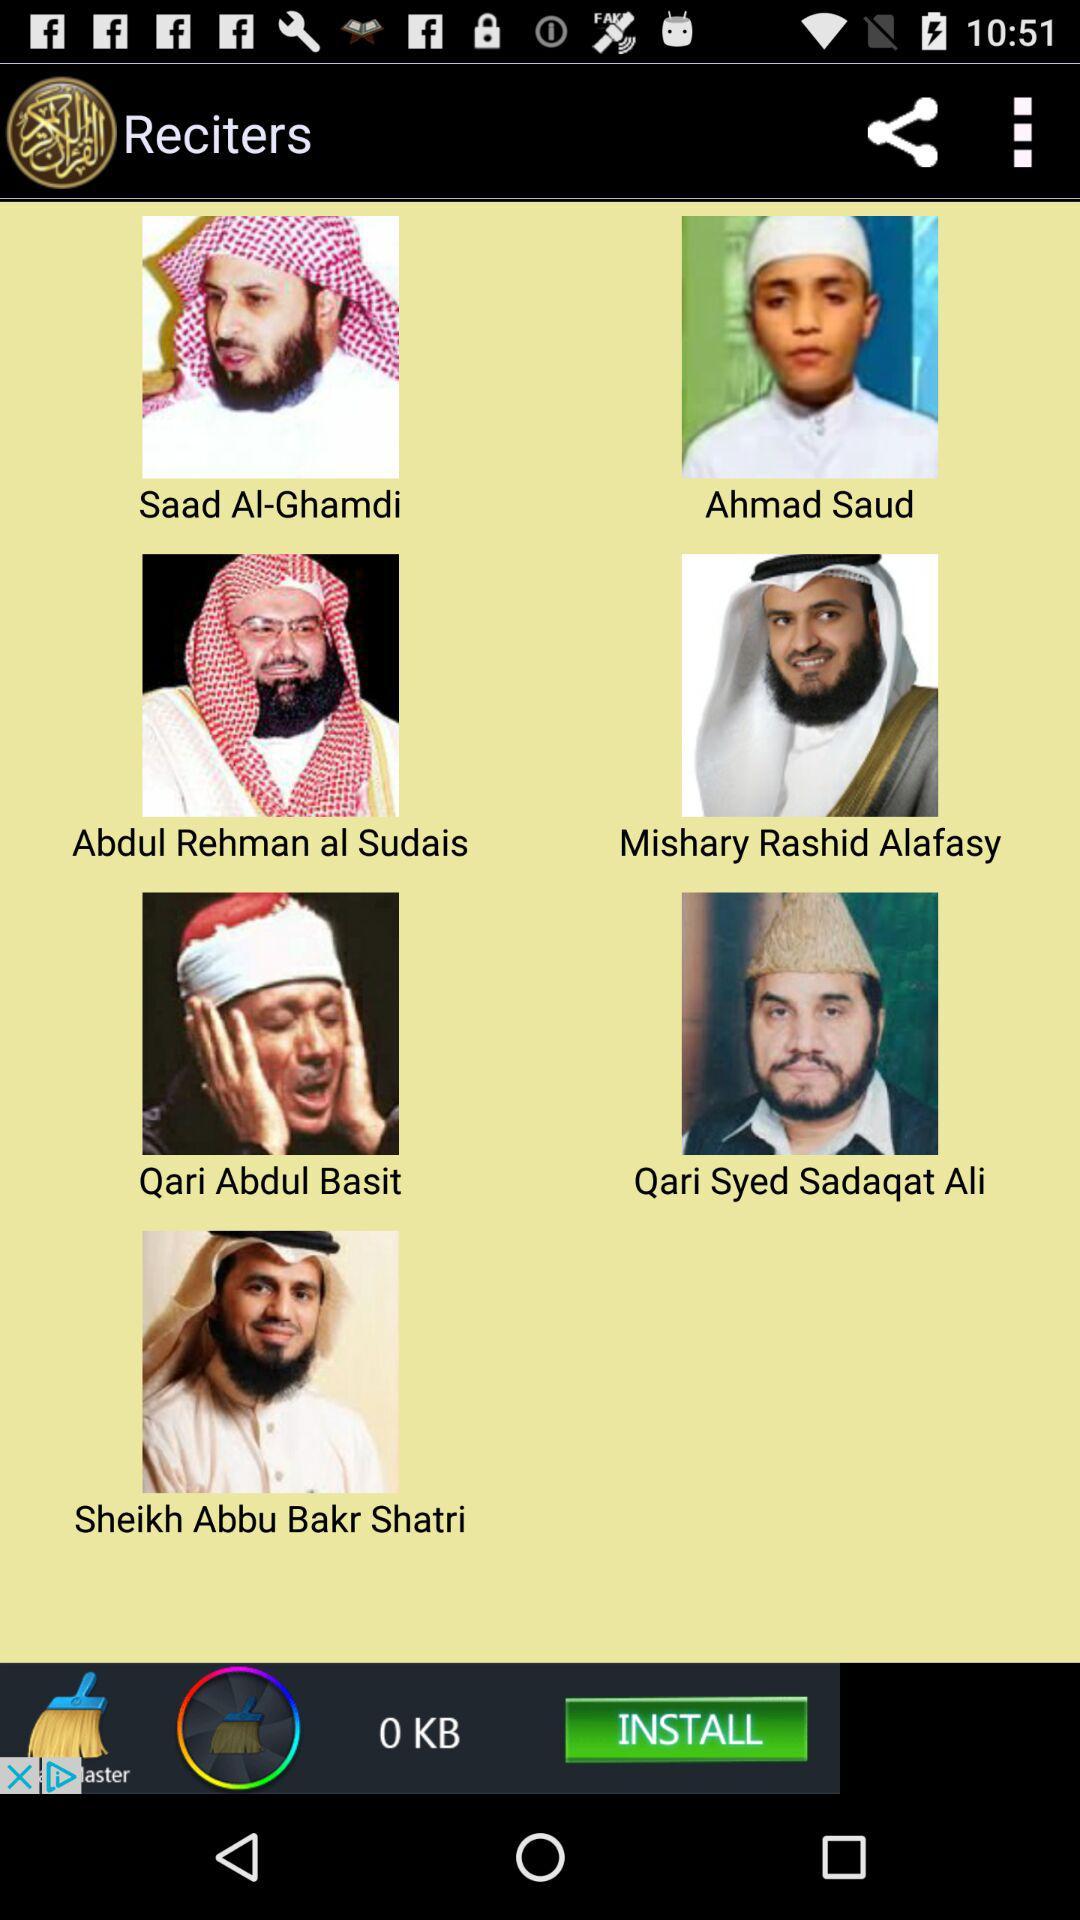 This screenshot has height=1920, width=1080. Describe the element at coordinates (1020, 131) in the screenshot. I see `for setting` at that location.